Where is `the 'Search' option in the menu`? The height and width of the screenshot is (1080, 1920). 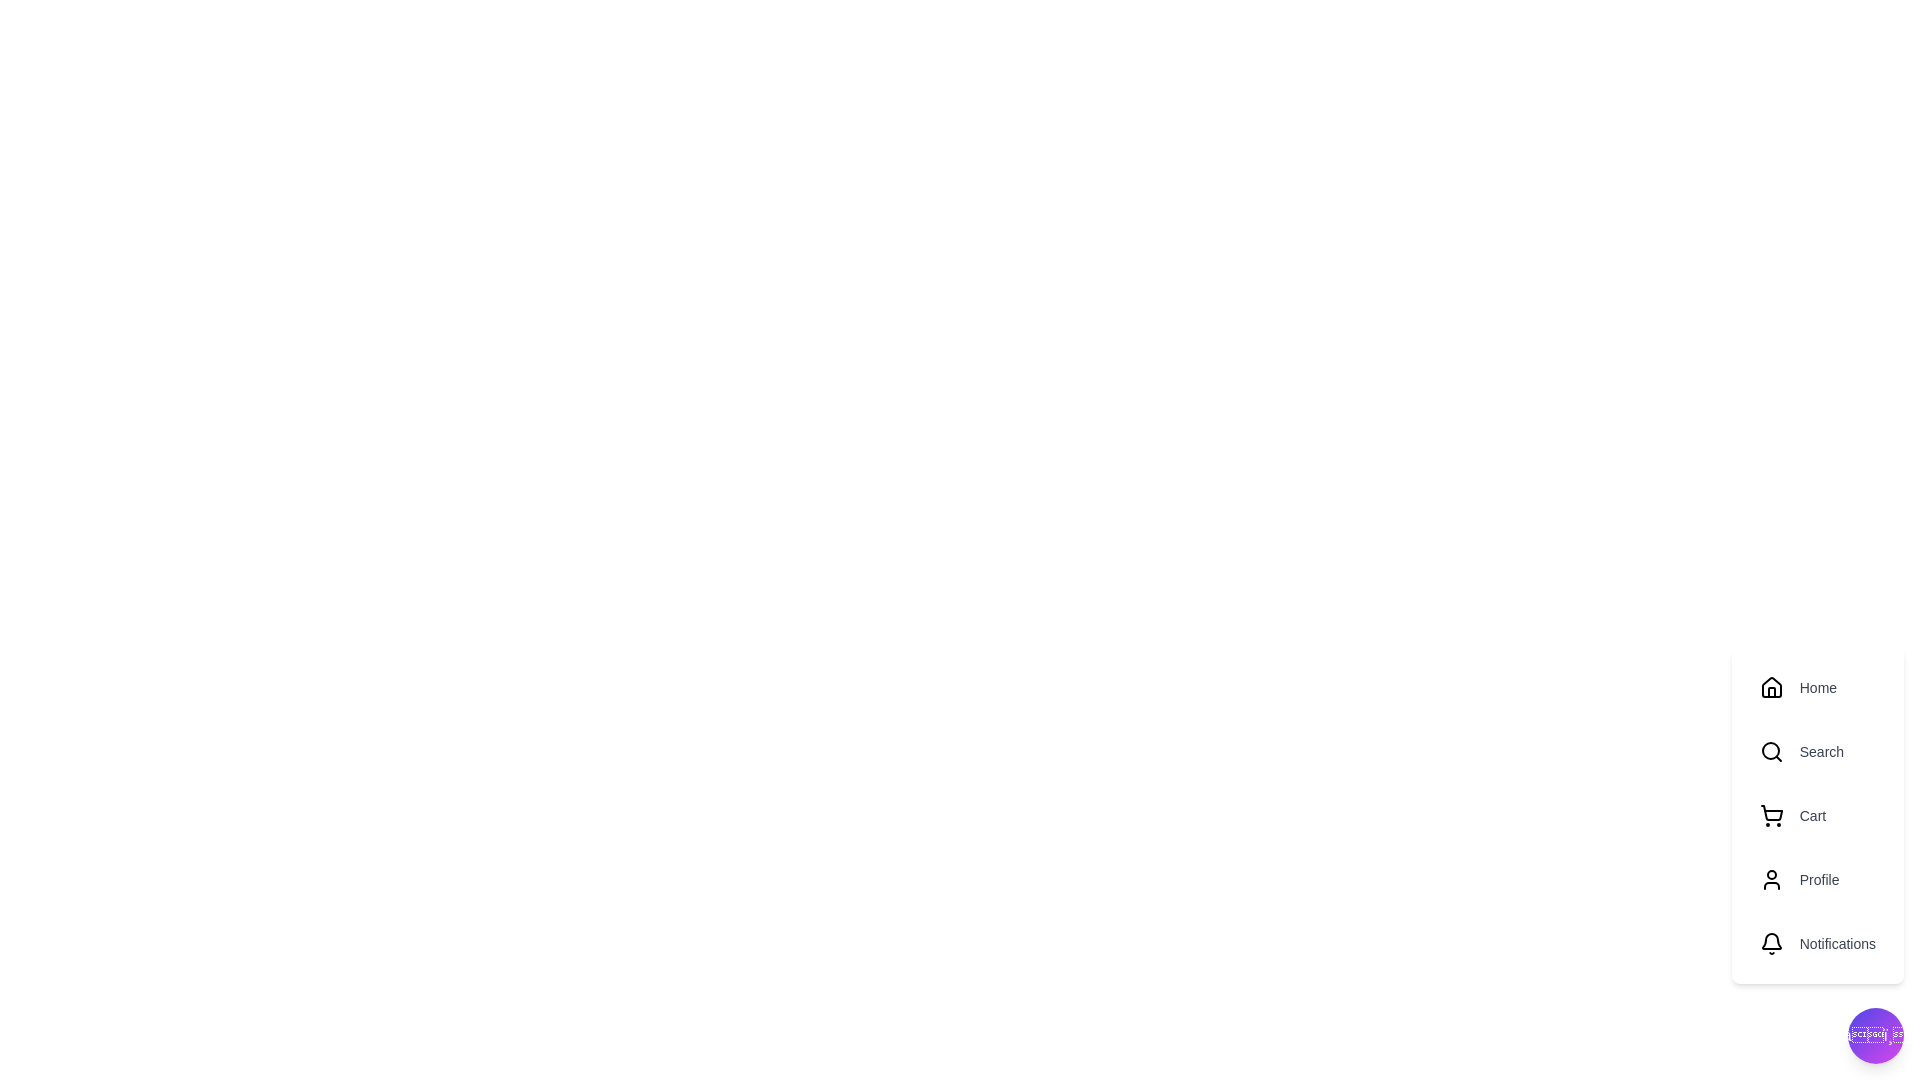
the 'Search' option in the menu is located at coordinates (1817, 752).